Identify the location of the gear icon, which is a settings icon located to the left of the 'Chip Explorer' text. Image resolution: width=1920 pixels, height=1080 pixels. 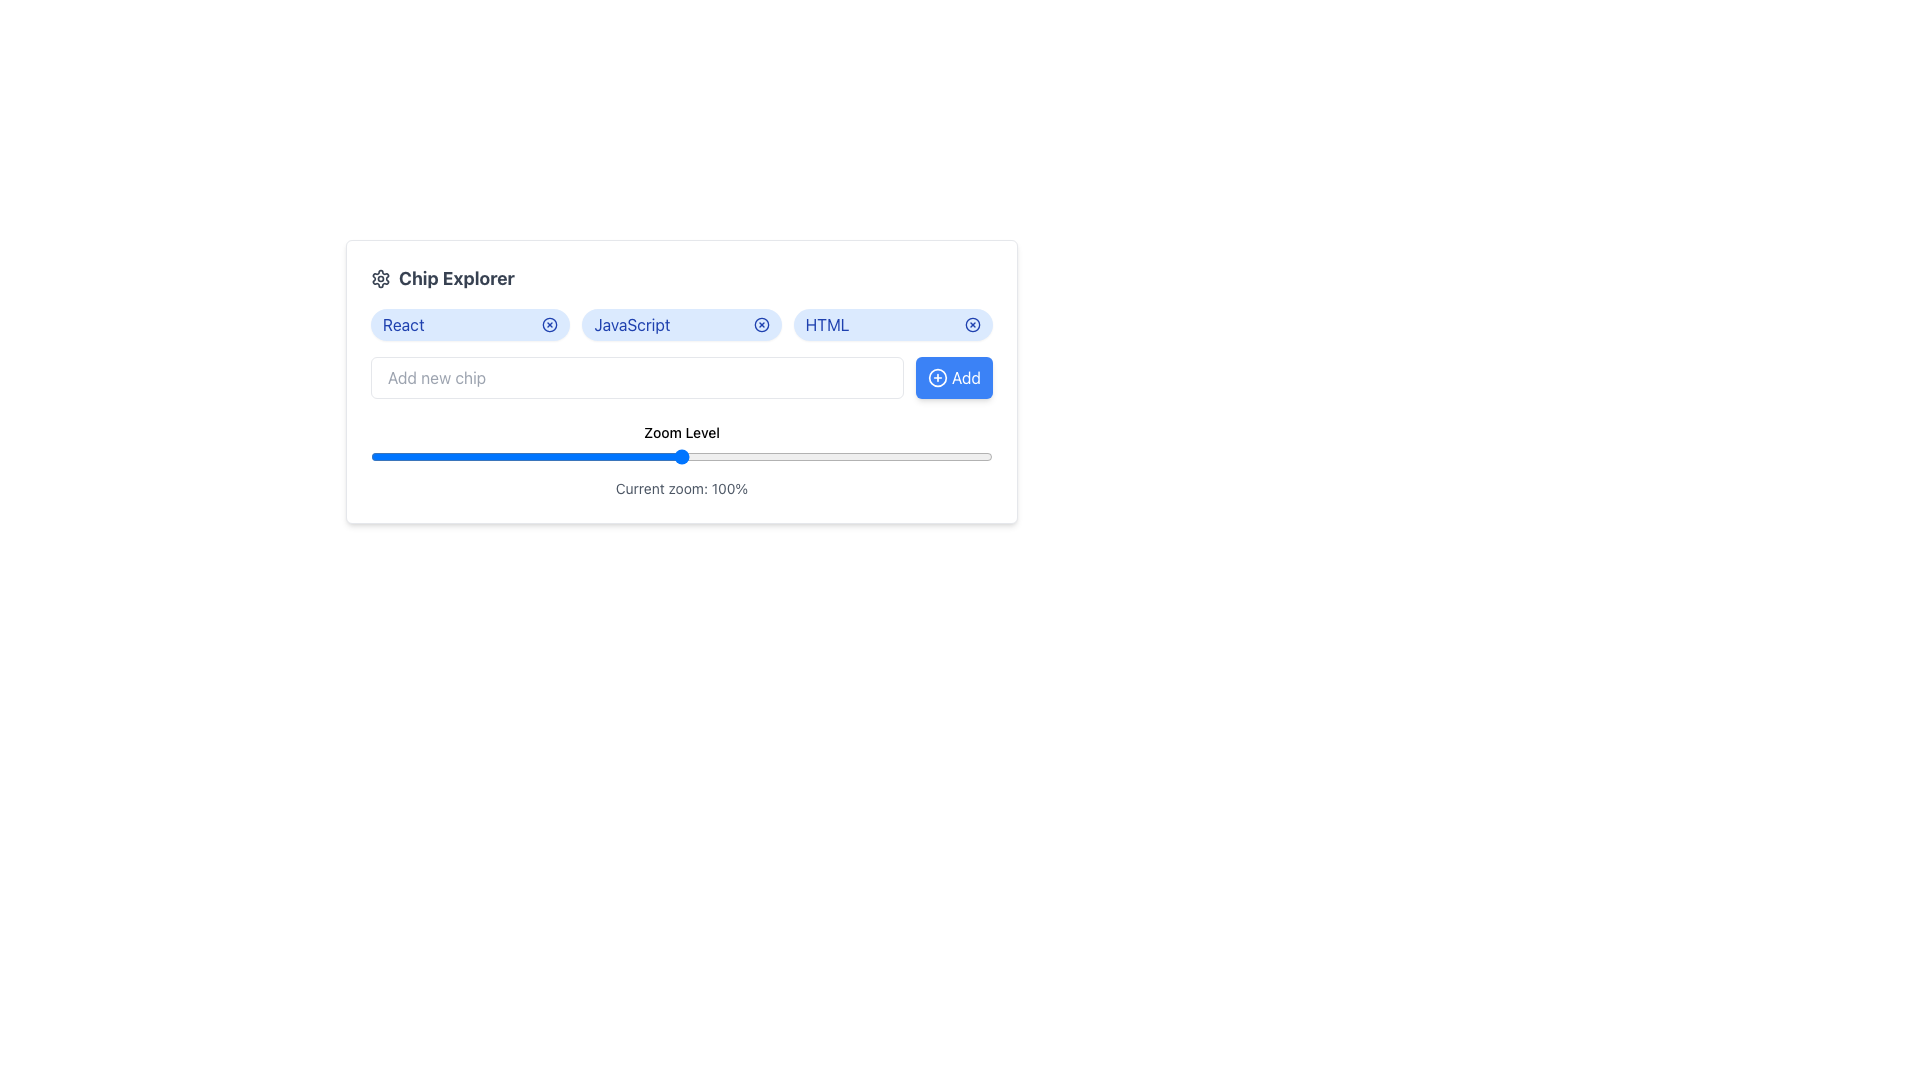
(380, 278).